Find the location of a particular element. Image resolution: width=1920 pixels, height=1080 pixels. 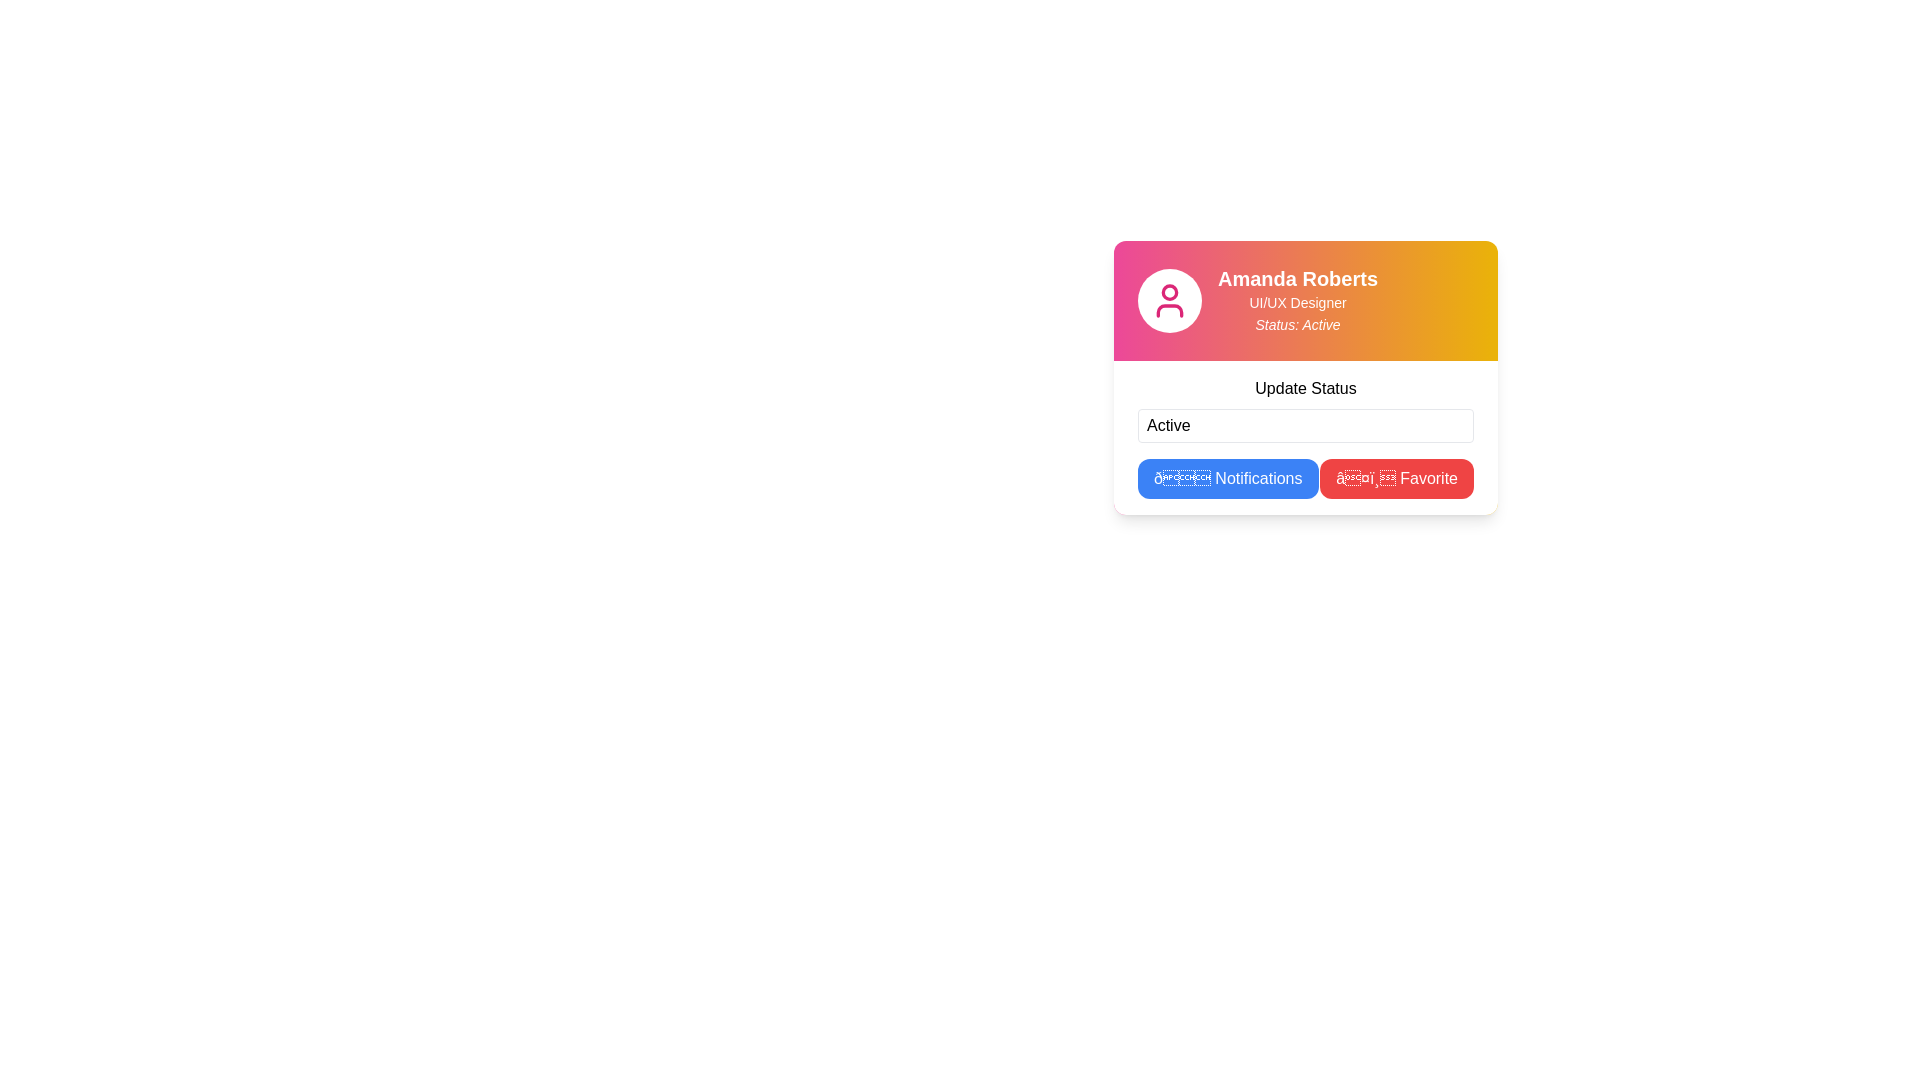

the text label displaying 'Update Status', which is centered above the input field labeled 'Active' is located at coordinates (1305, 388).